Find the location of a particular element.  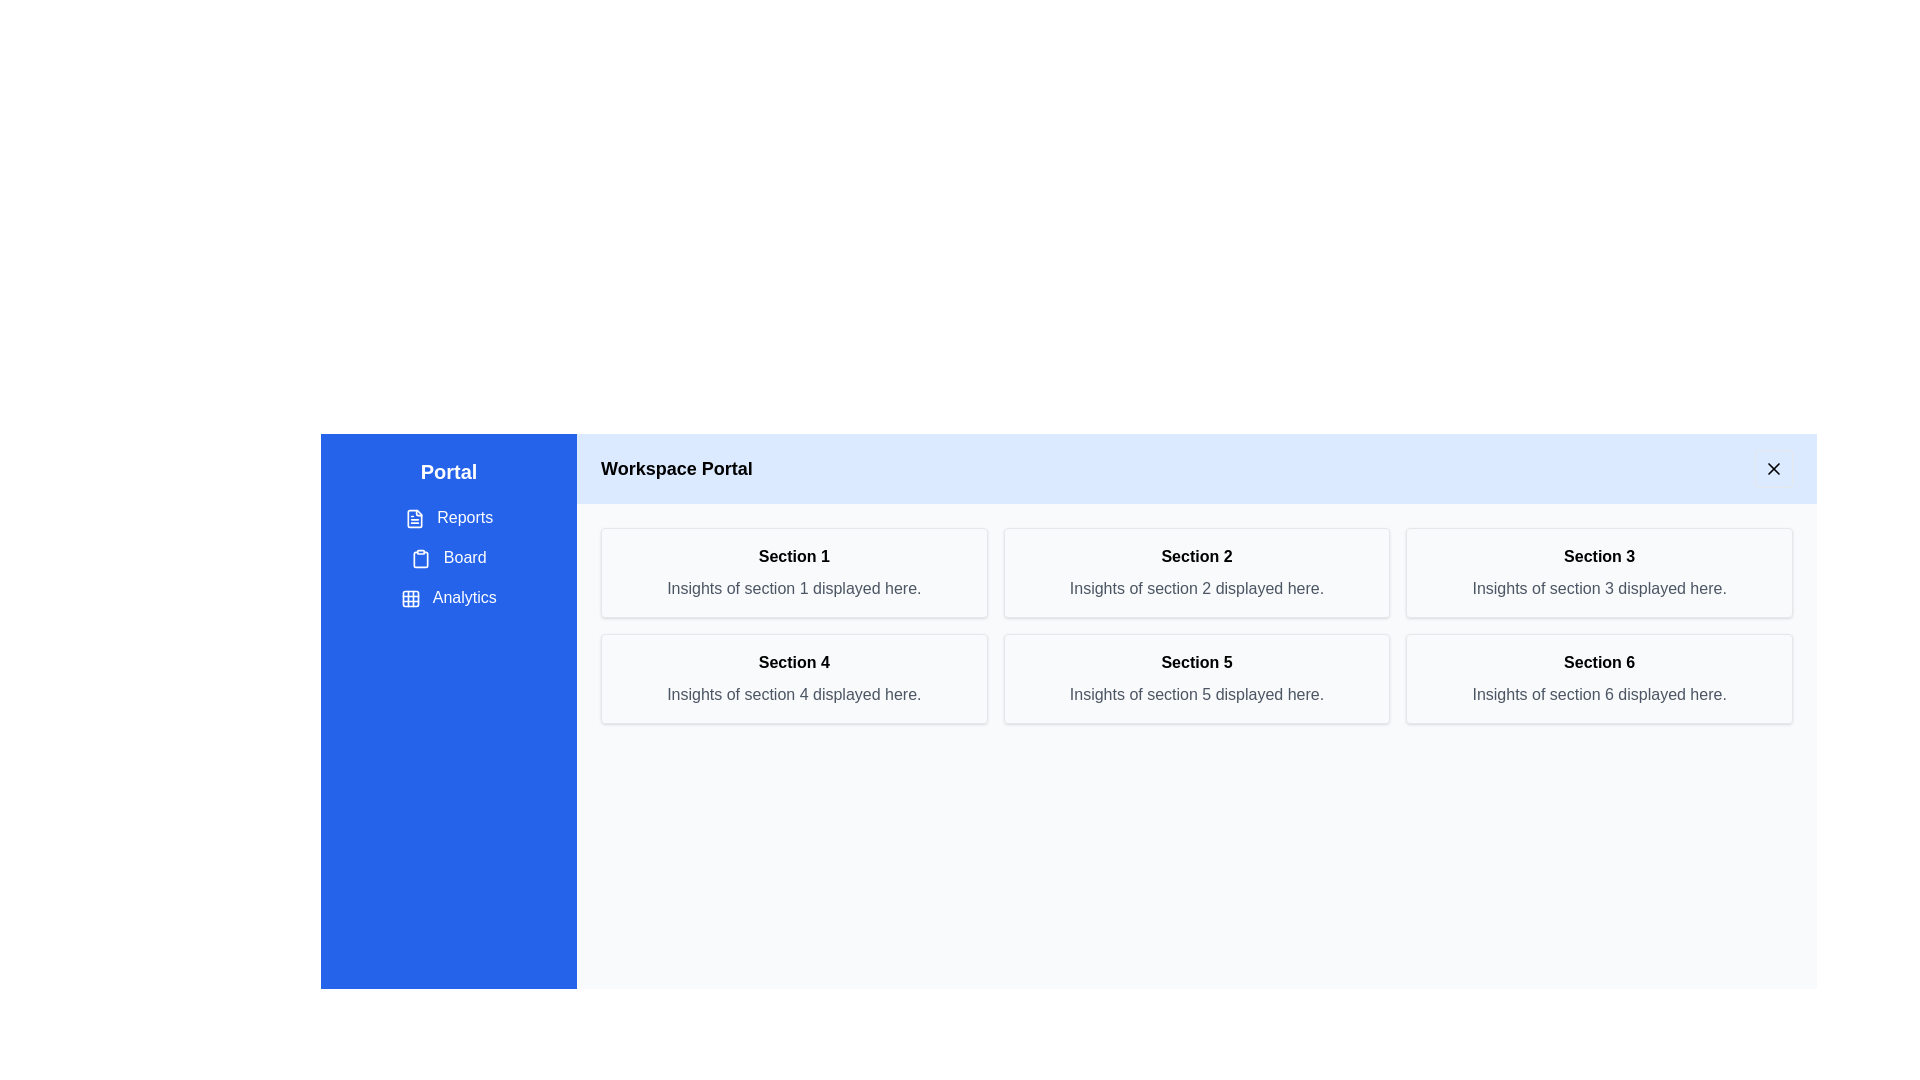

the text element displaying 'Section 5', which is a bold heading aligned horizontally in the center-right of the grid layout is located at coordinates (1196, 663).